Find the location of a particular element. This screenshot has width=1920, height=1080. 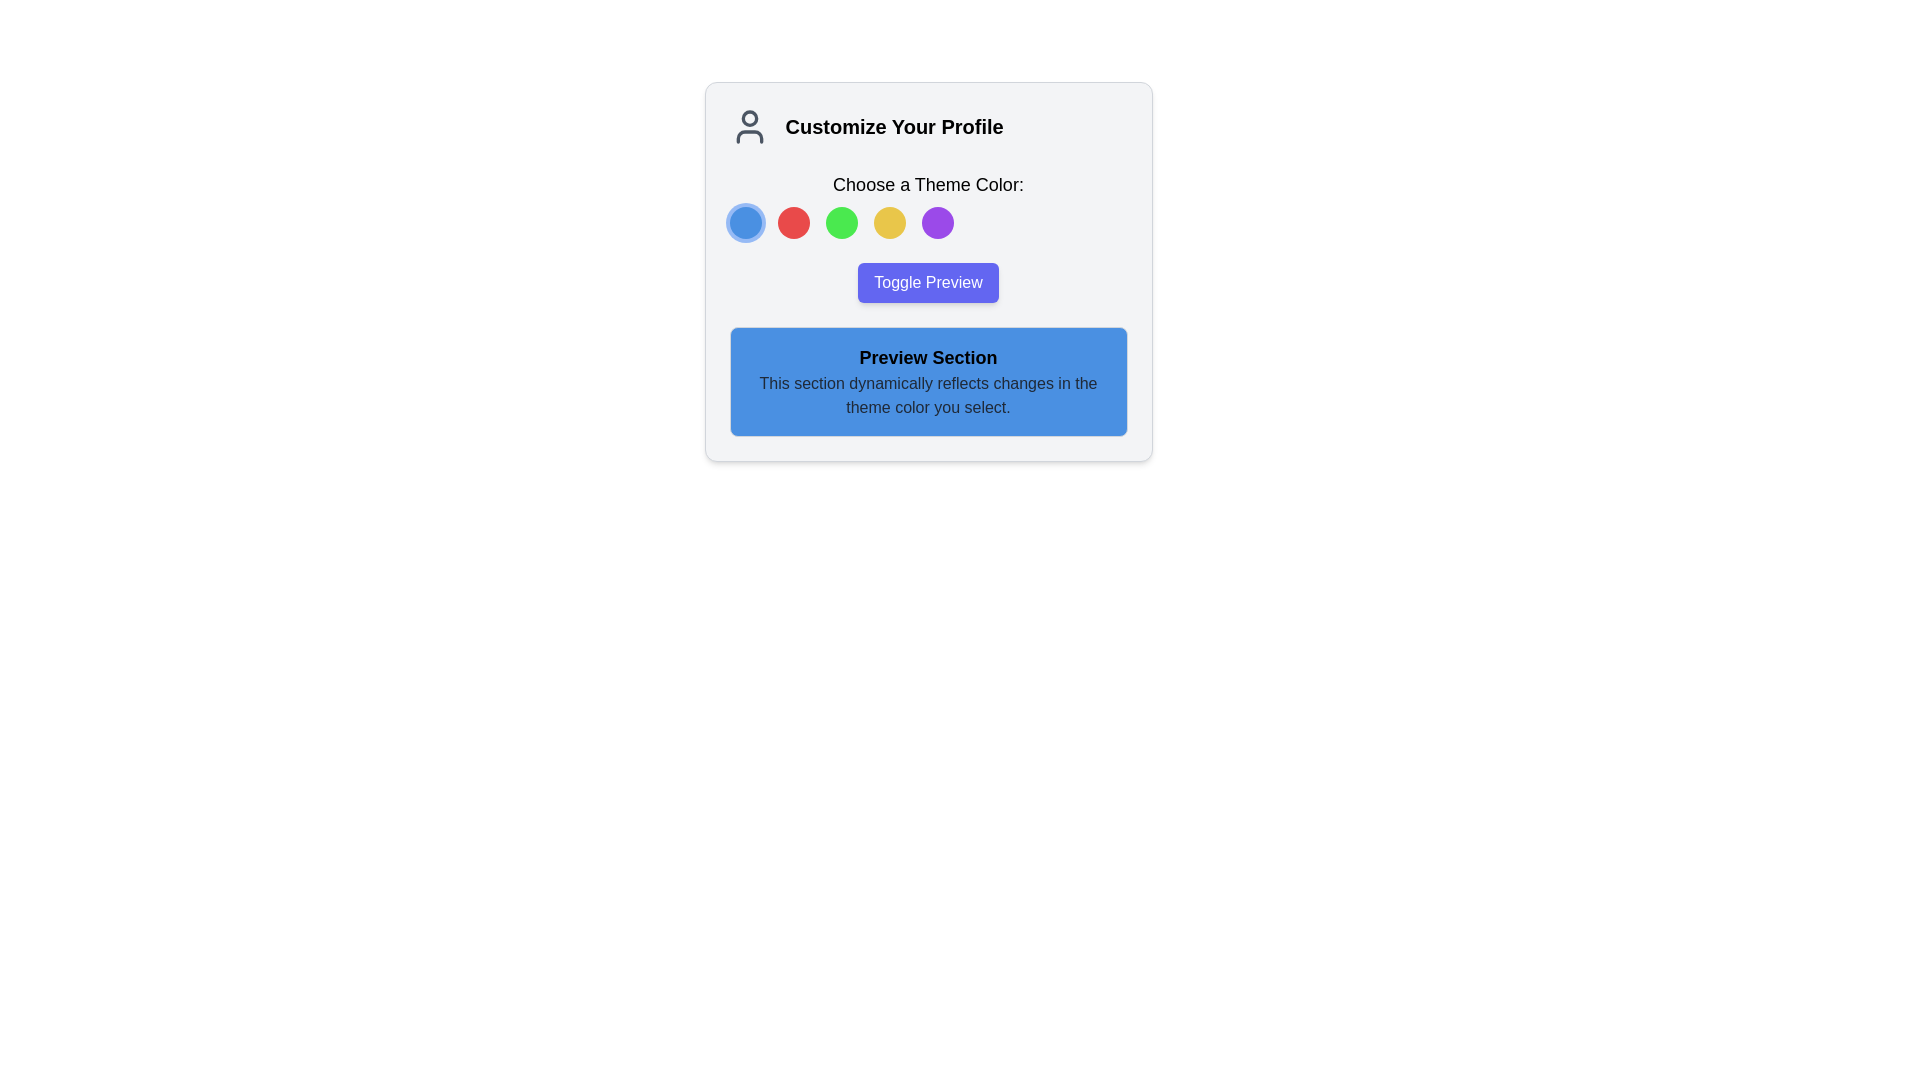

the fifth circle button for theme color selection located at the bottom center of the 'Customize Your Profile' card is located at coordinates (927, 223).